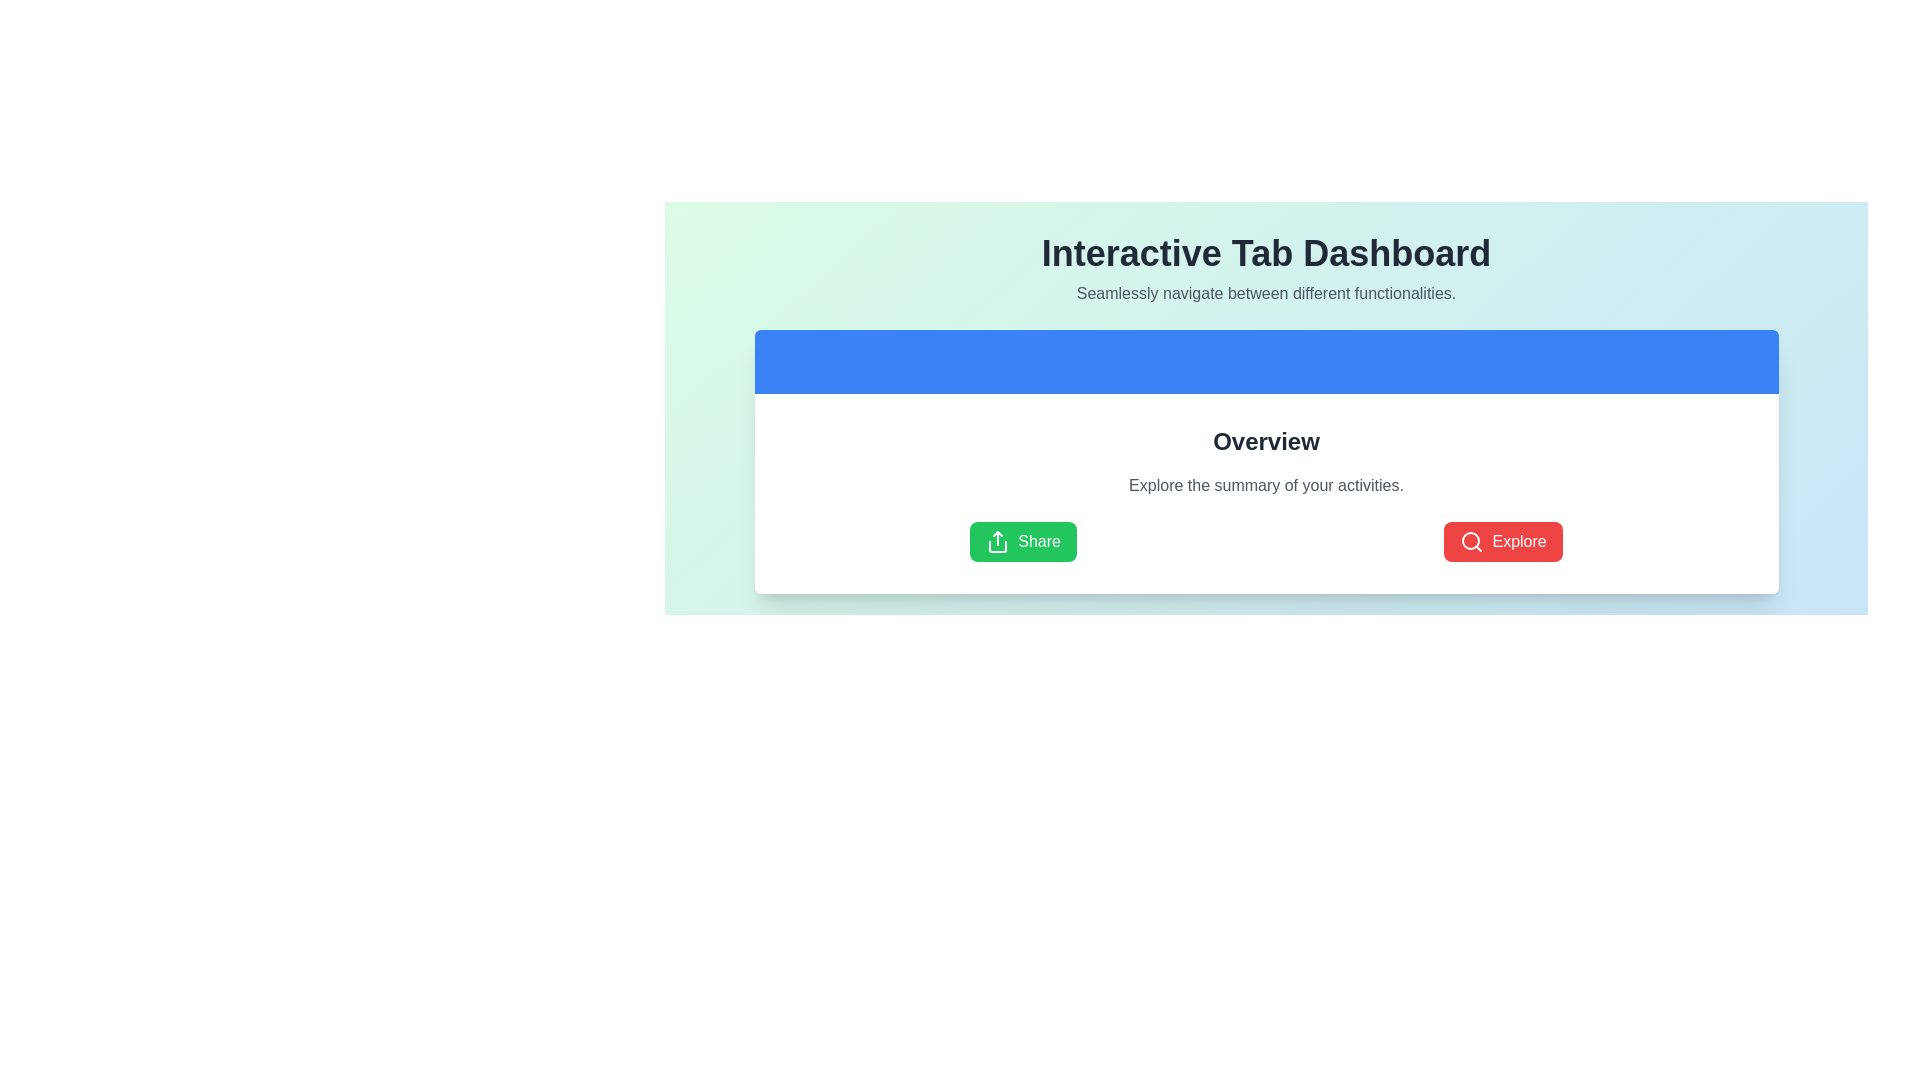  Describe the element at coordinates (1023, 542) in the screenshot. I see `the green 'Share' button with an upward arrow icon located below the 'Overview' section to share content` at that location.